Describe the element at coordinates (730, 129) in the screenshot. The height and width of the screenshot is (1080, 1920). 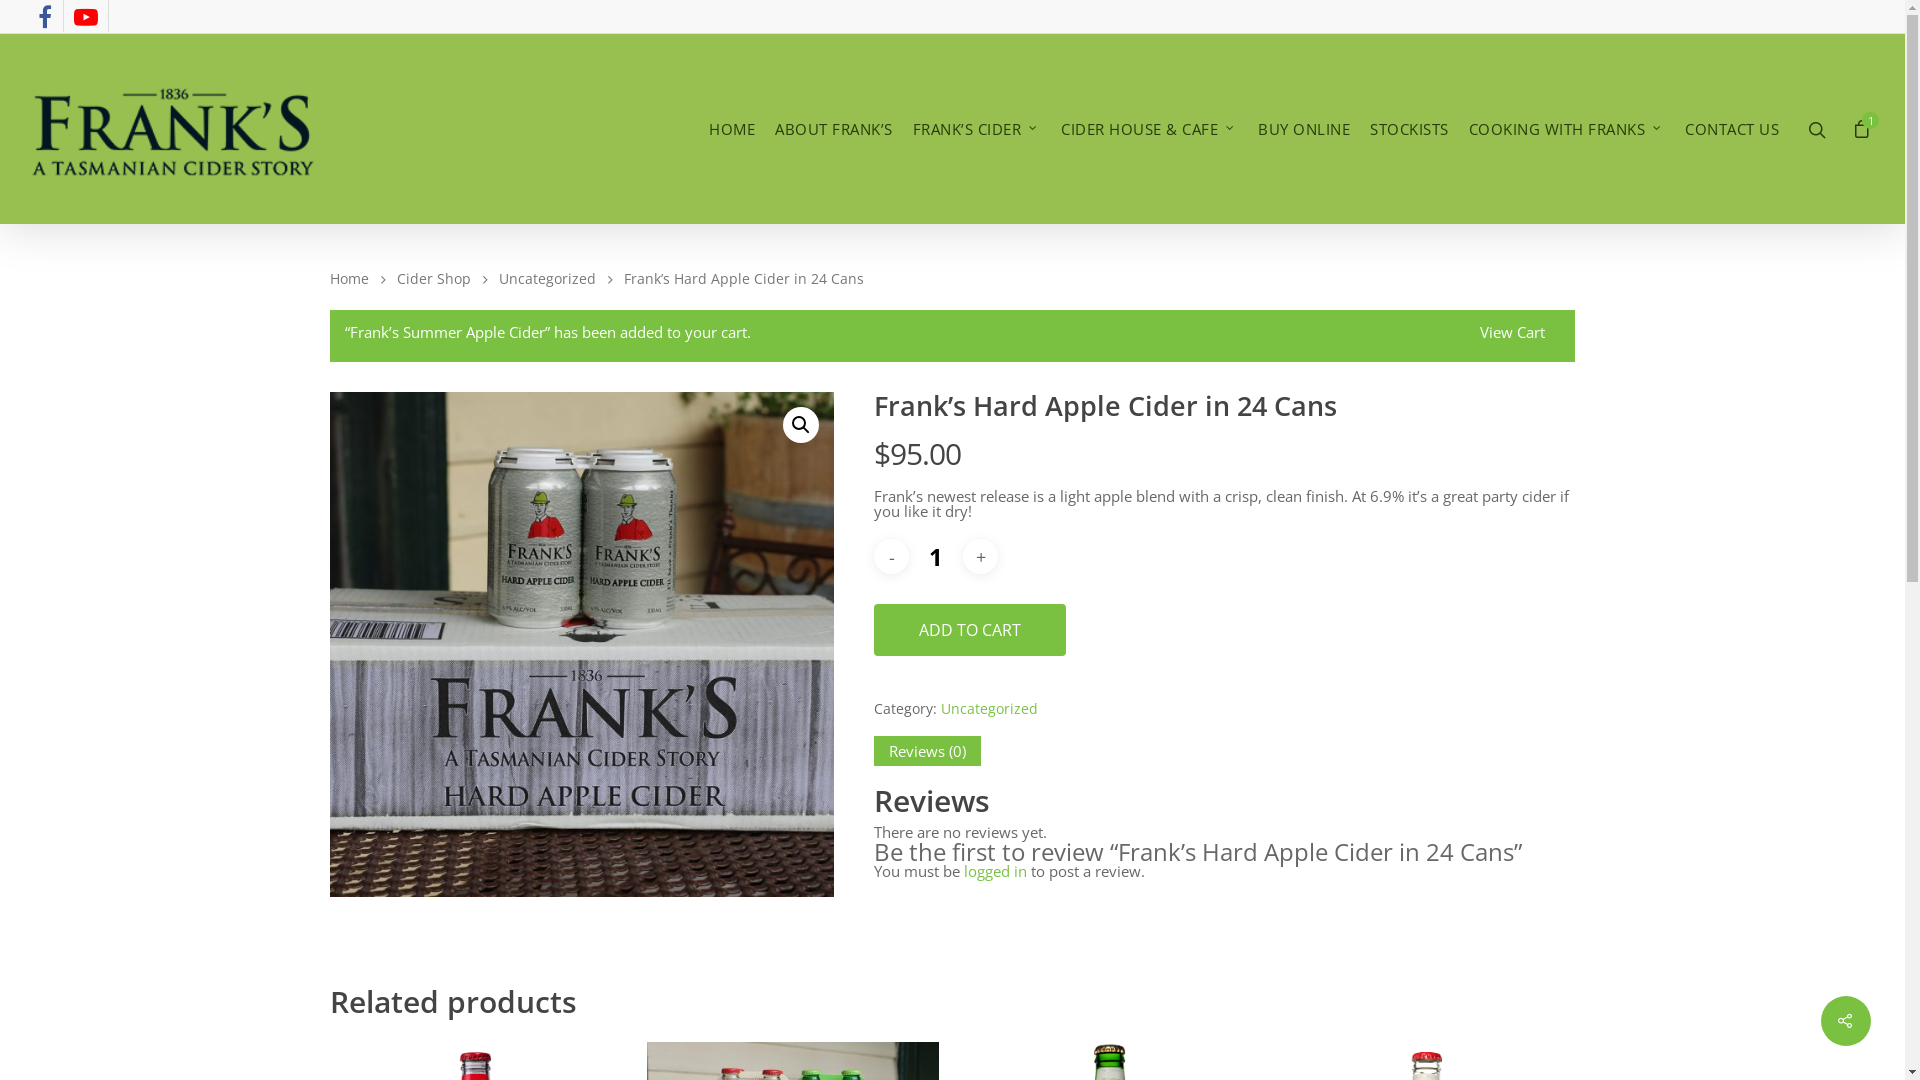
I see `'HOME'` at that location.